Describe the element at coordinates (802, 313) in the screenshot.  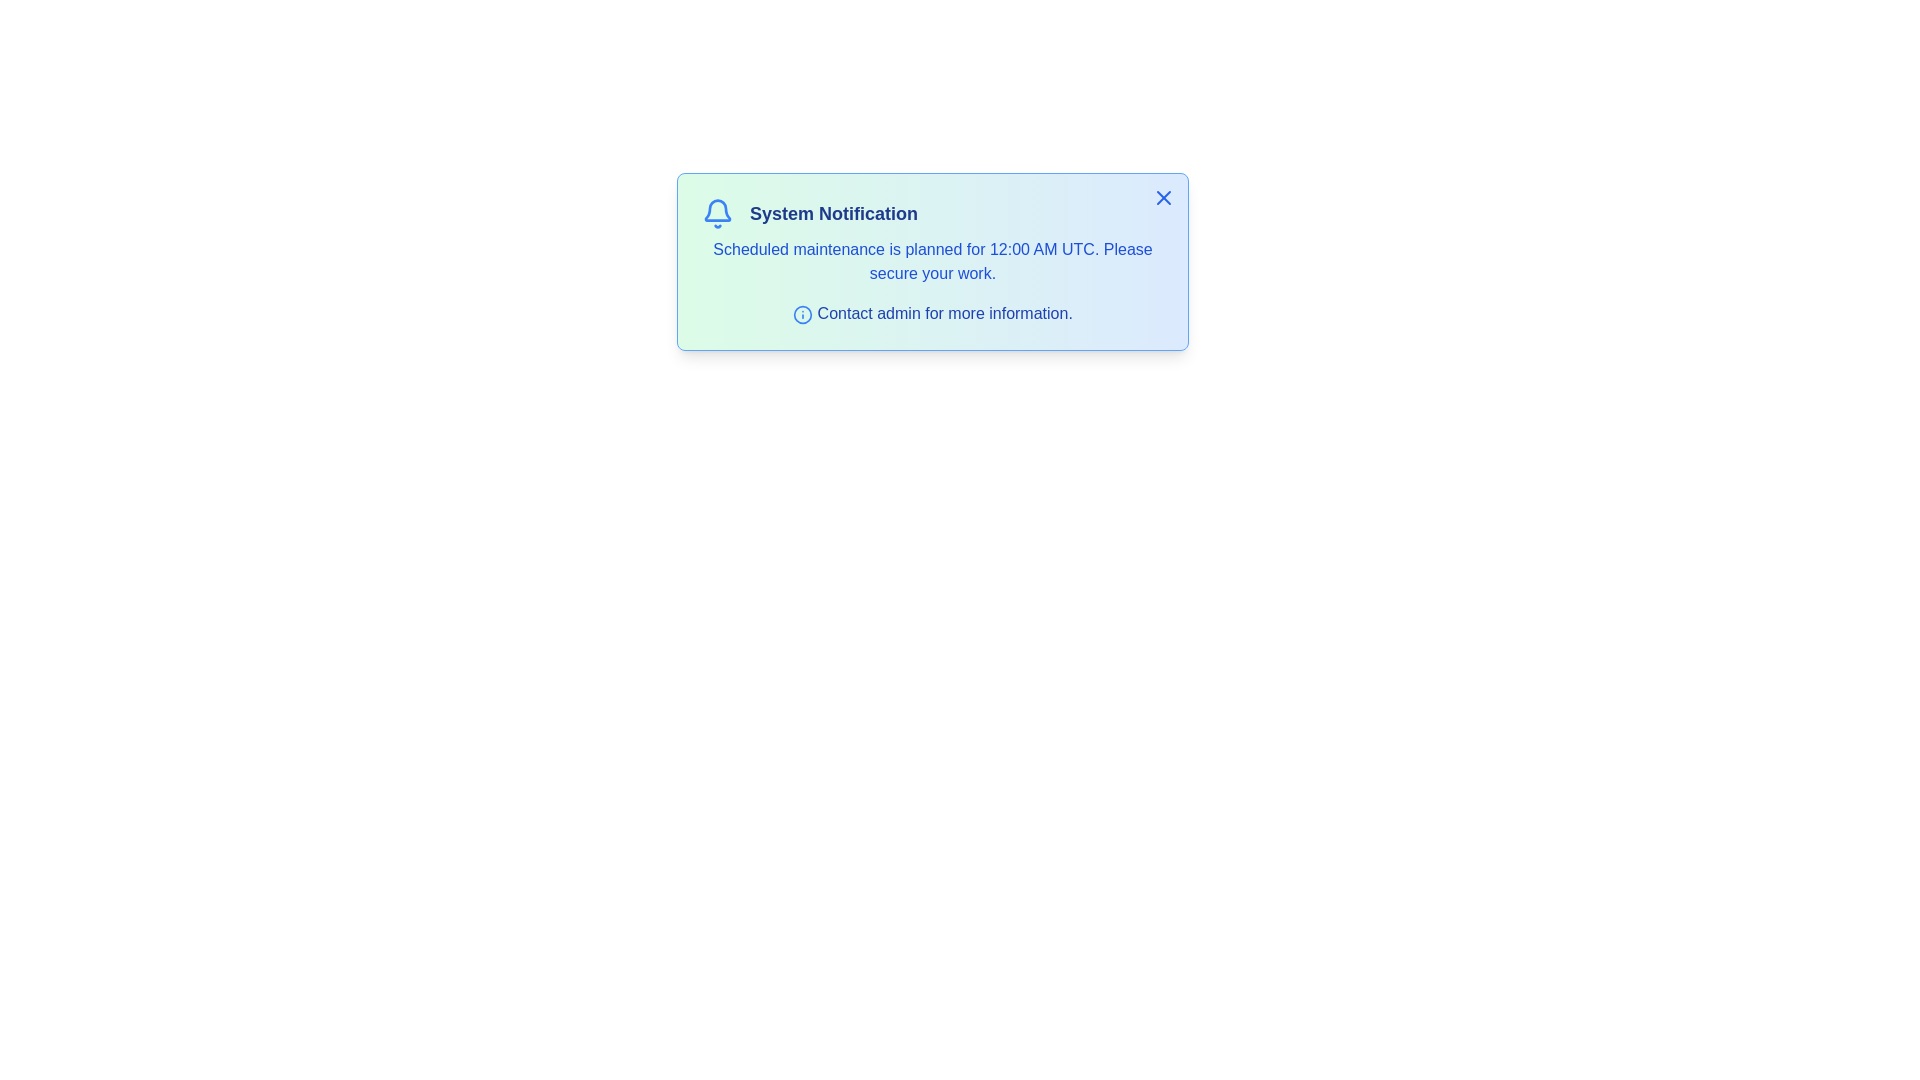
I see `the informational icon to reveal more details` at that location.